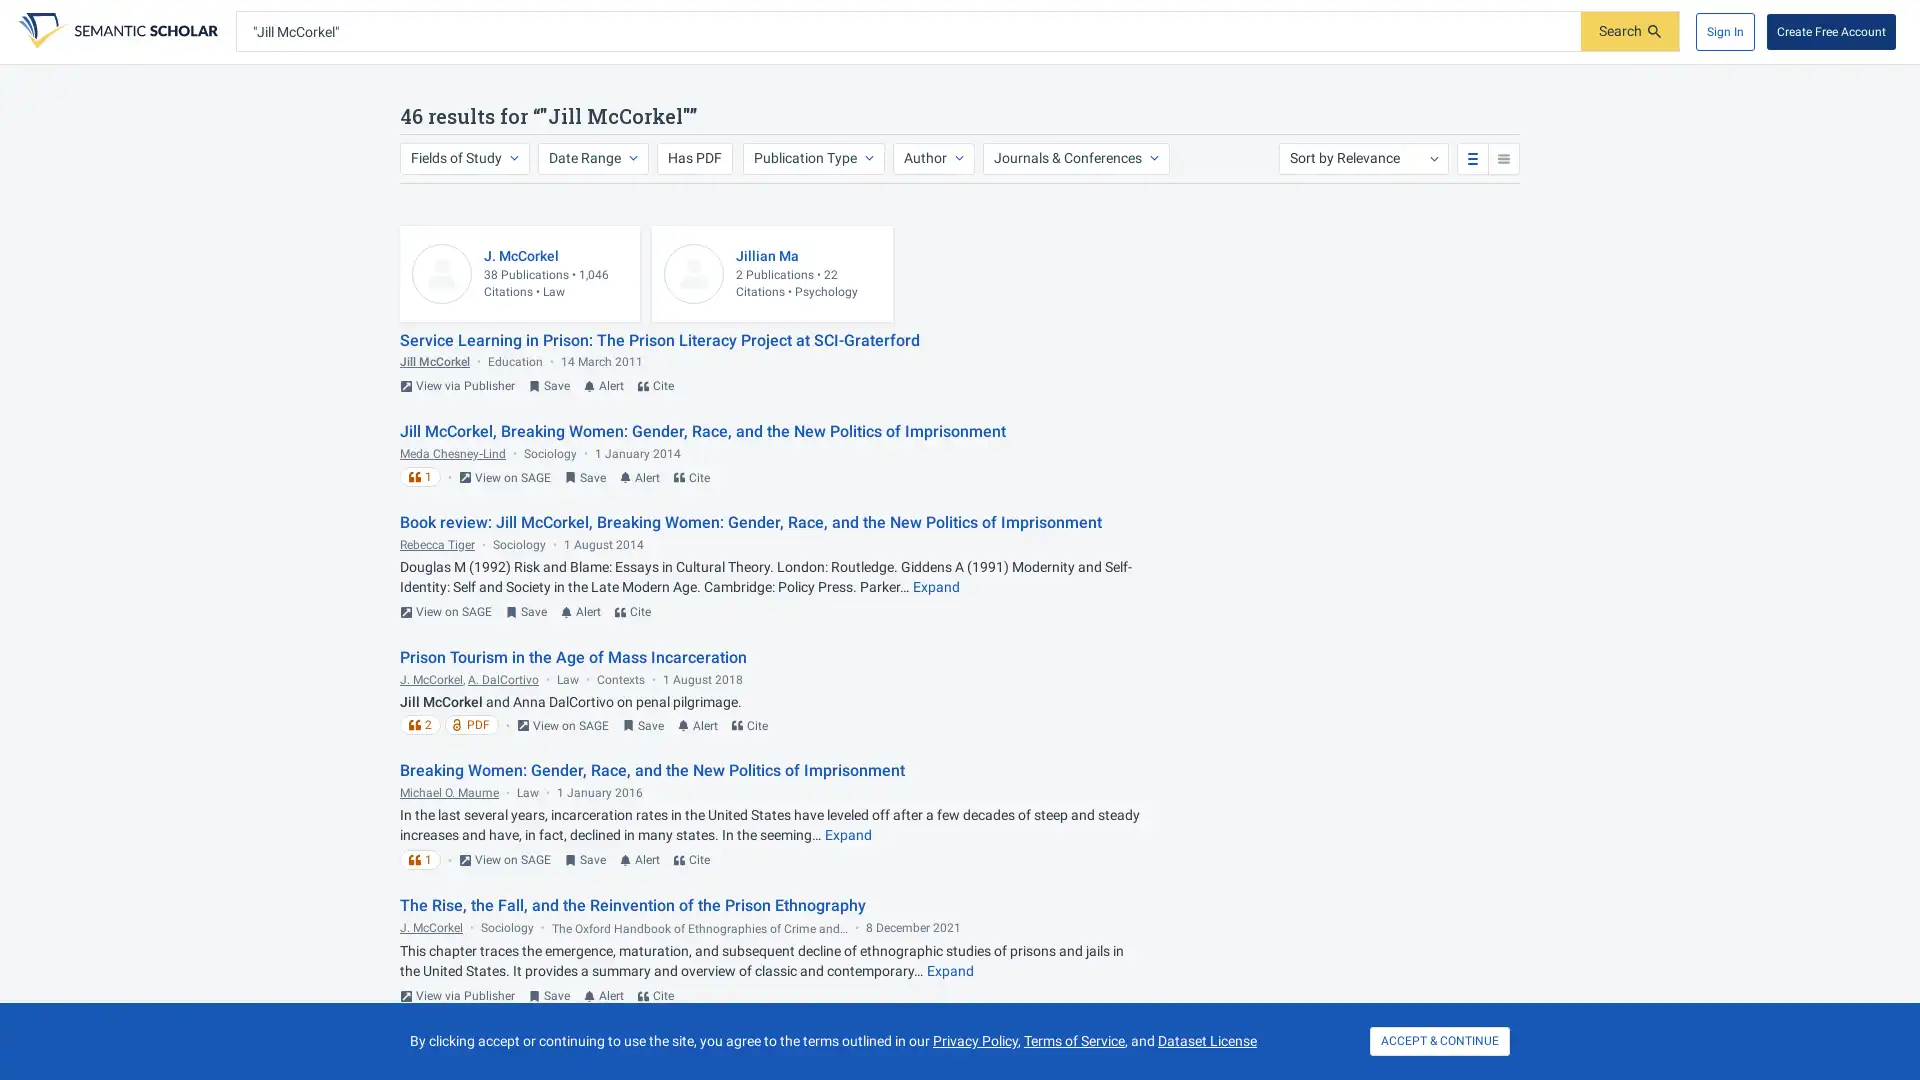 The image size is (1920, 1080). I want to click on Save to Library, so click(549, 995).